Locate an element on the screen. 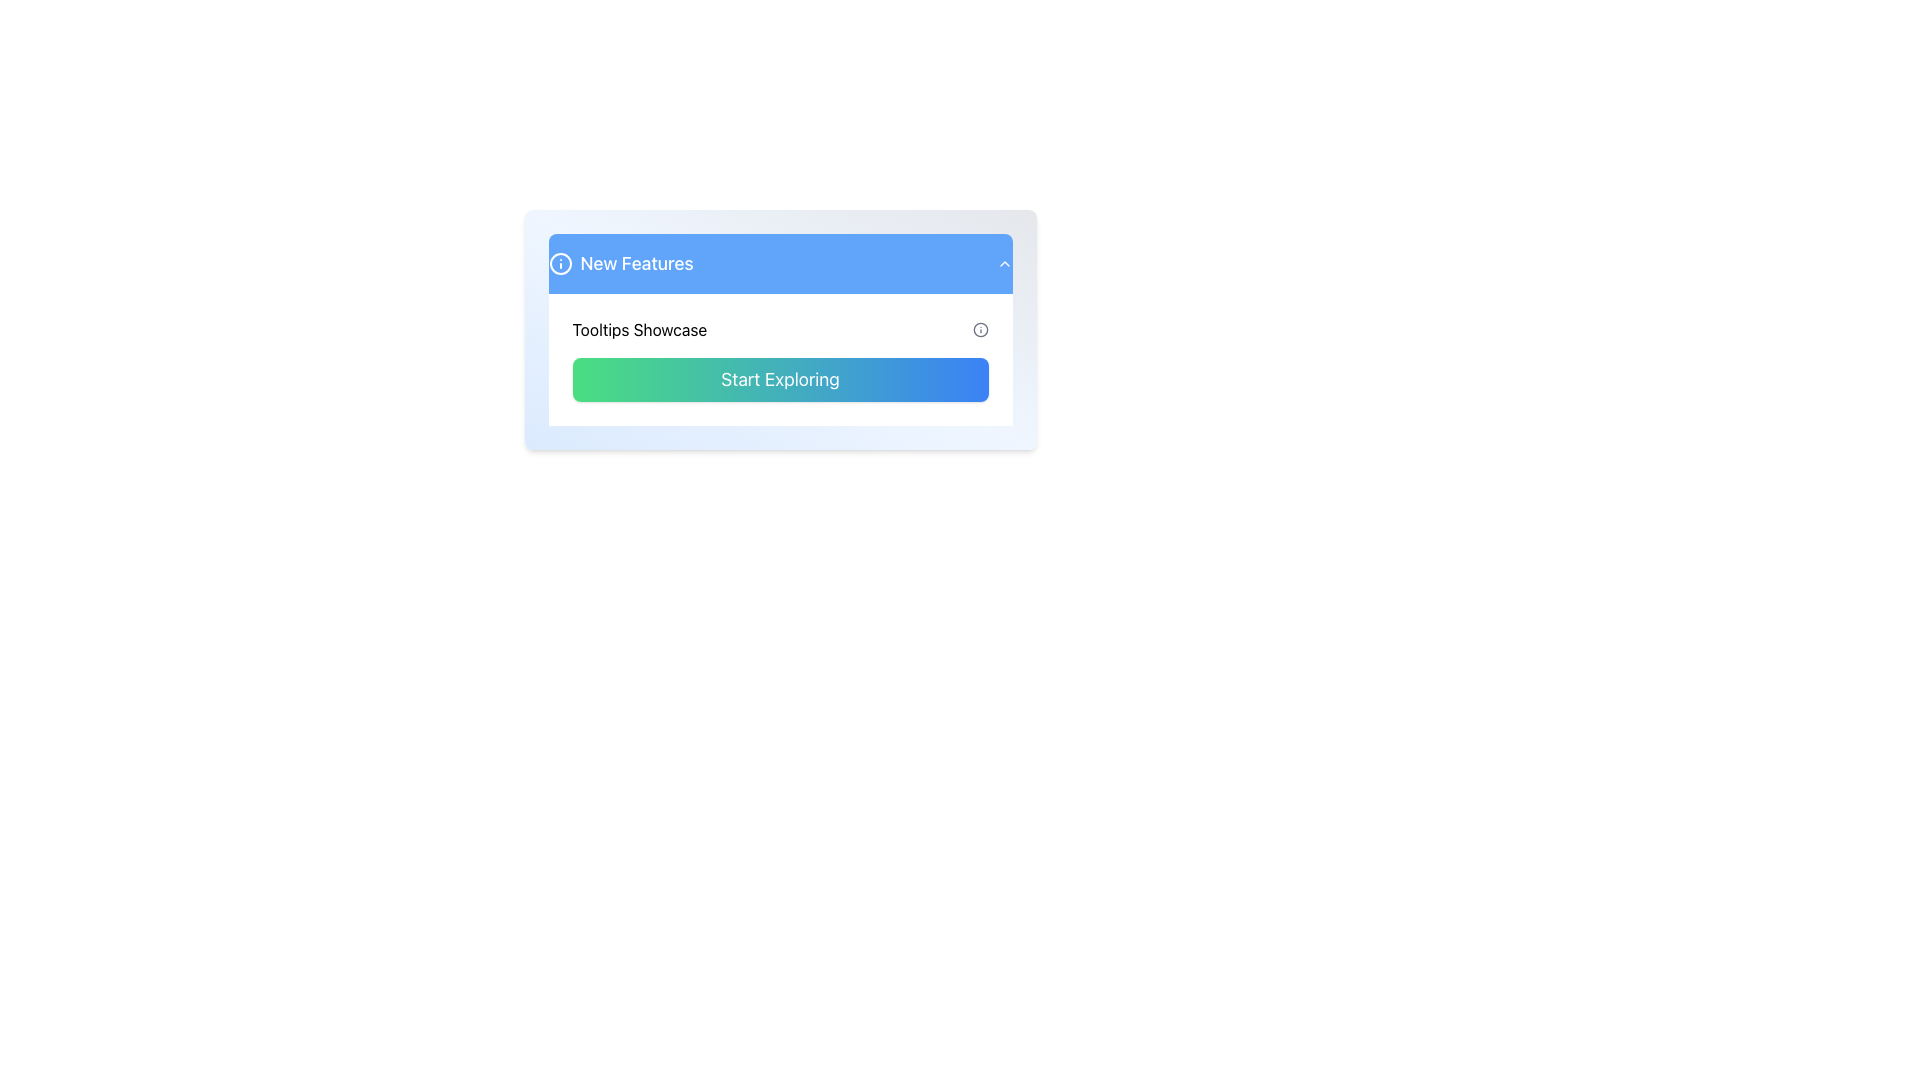 The width and height of the screenshot is (1920, 1080). the upward-pointing chevron icon located in the upper right corner of the 'New Features' header is located at coordinates (1004, 262).